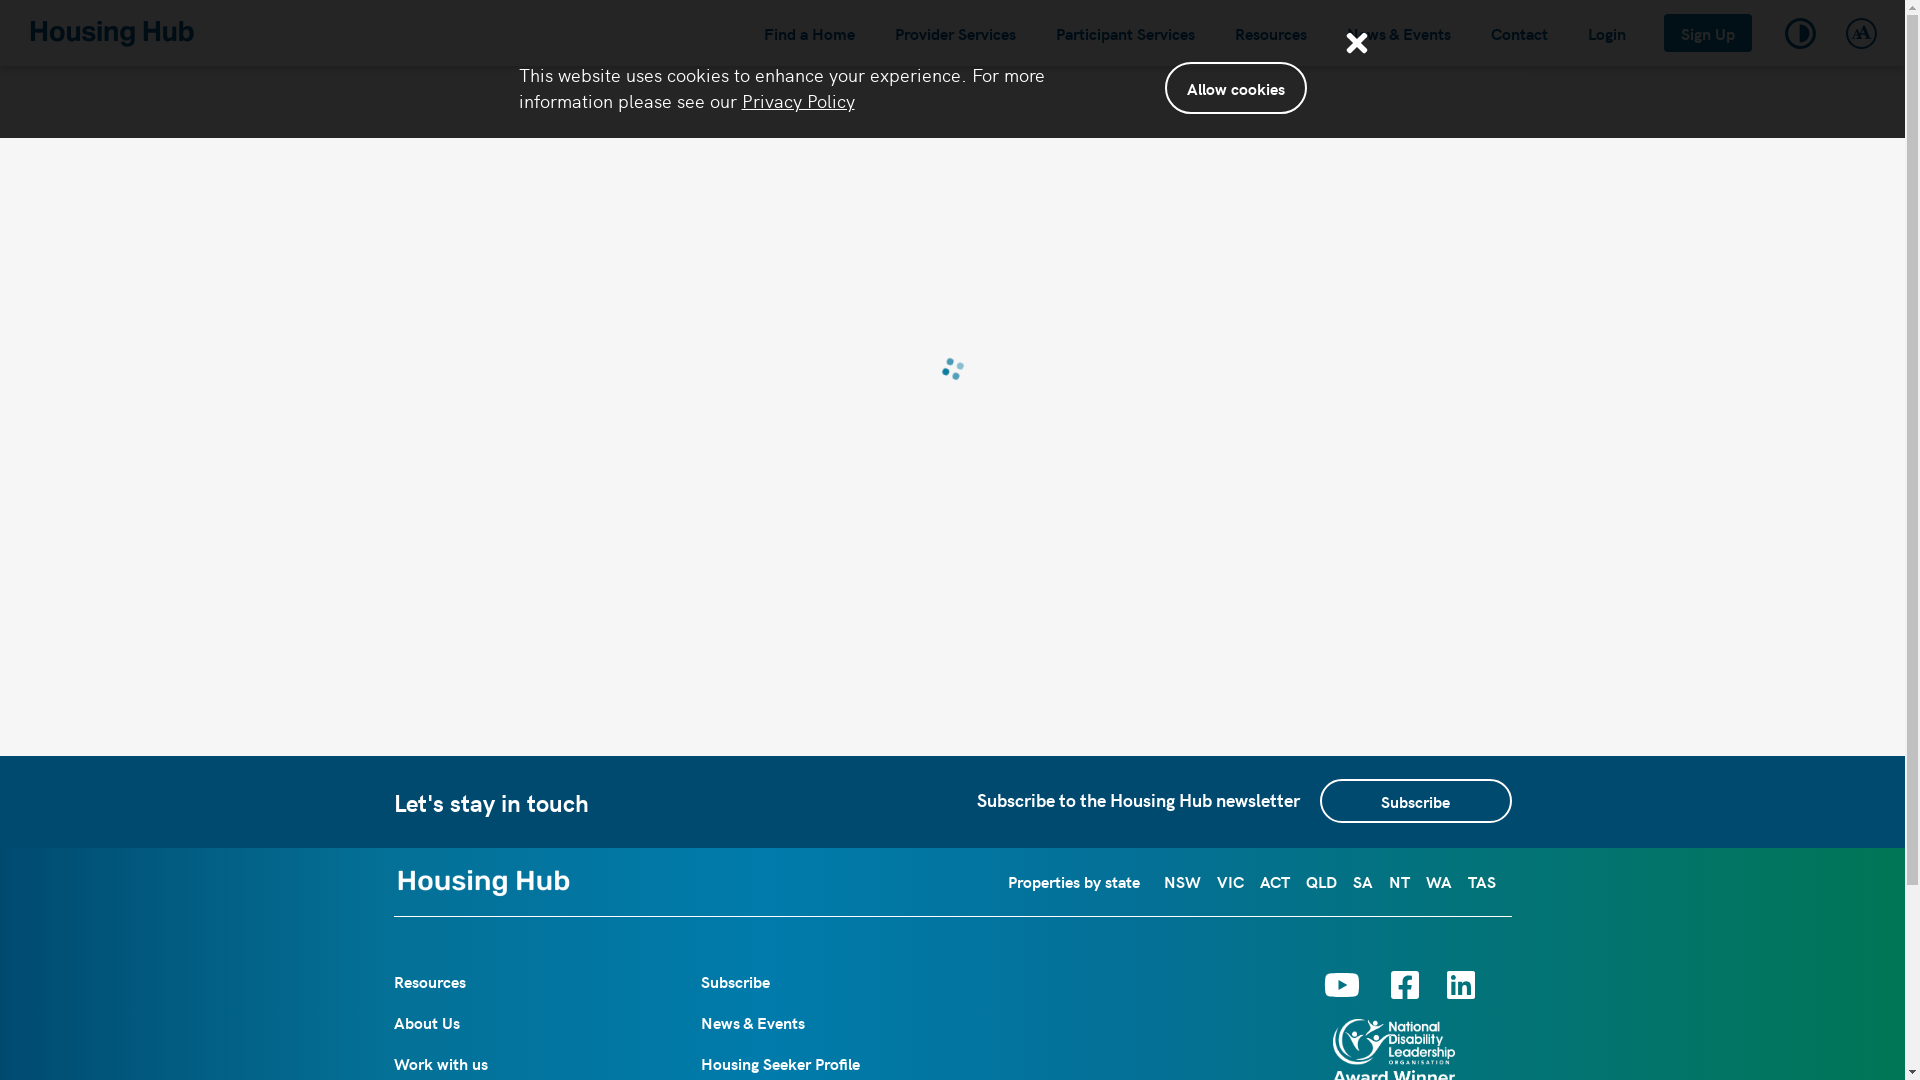 The image size is (1920, 1080). What do you see at coordinates (1125, 33) in the screenshot?
I see `'Participant Services'` at bounding box center [1125, 33].